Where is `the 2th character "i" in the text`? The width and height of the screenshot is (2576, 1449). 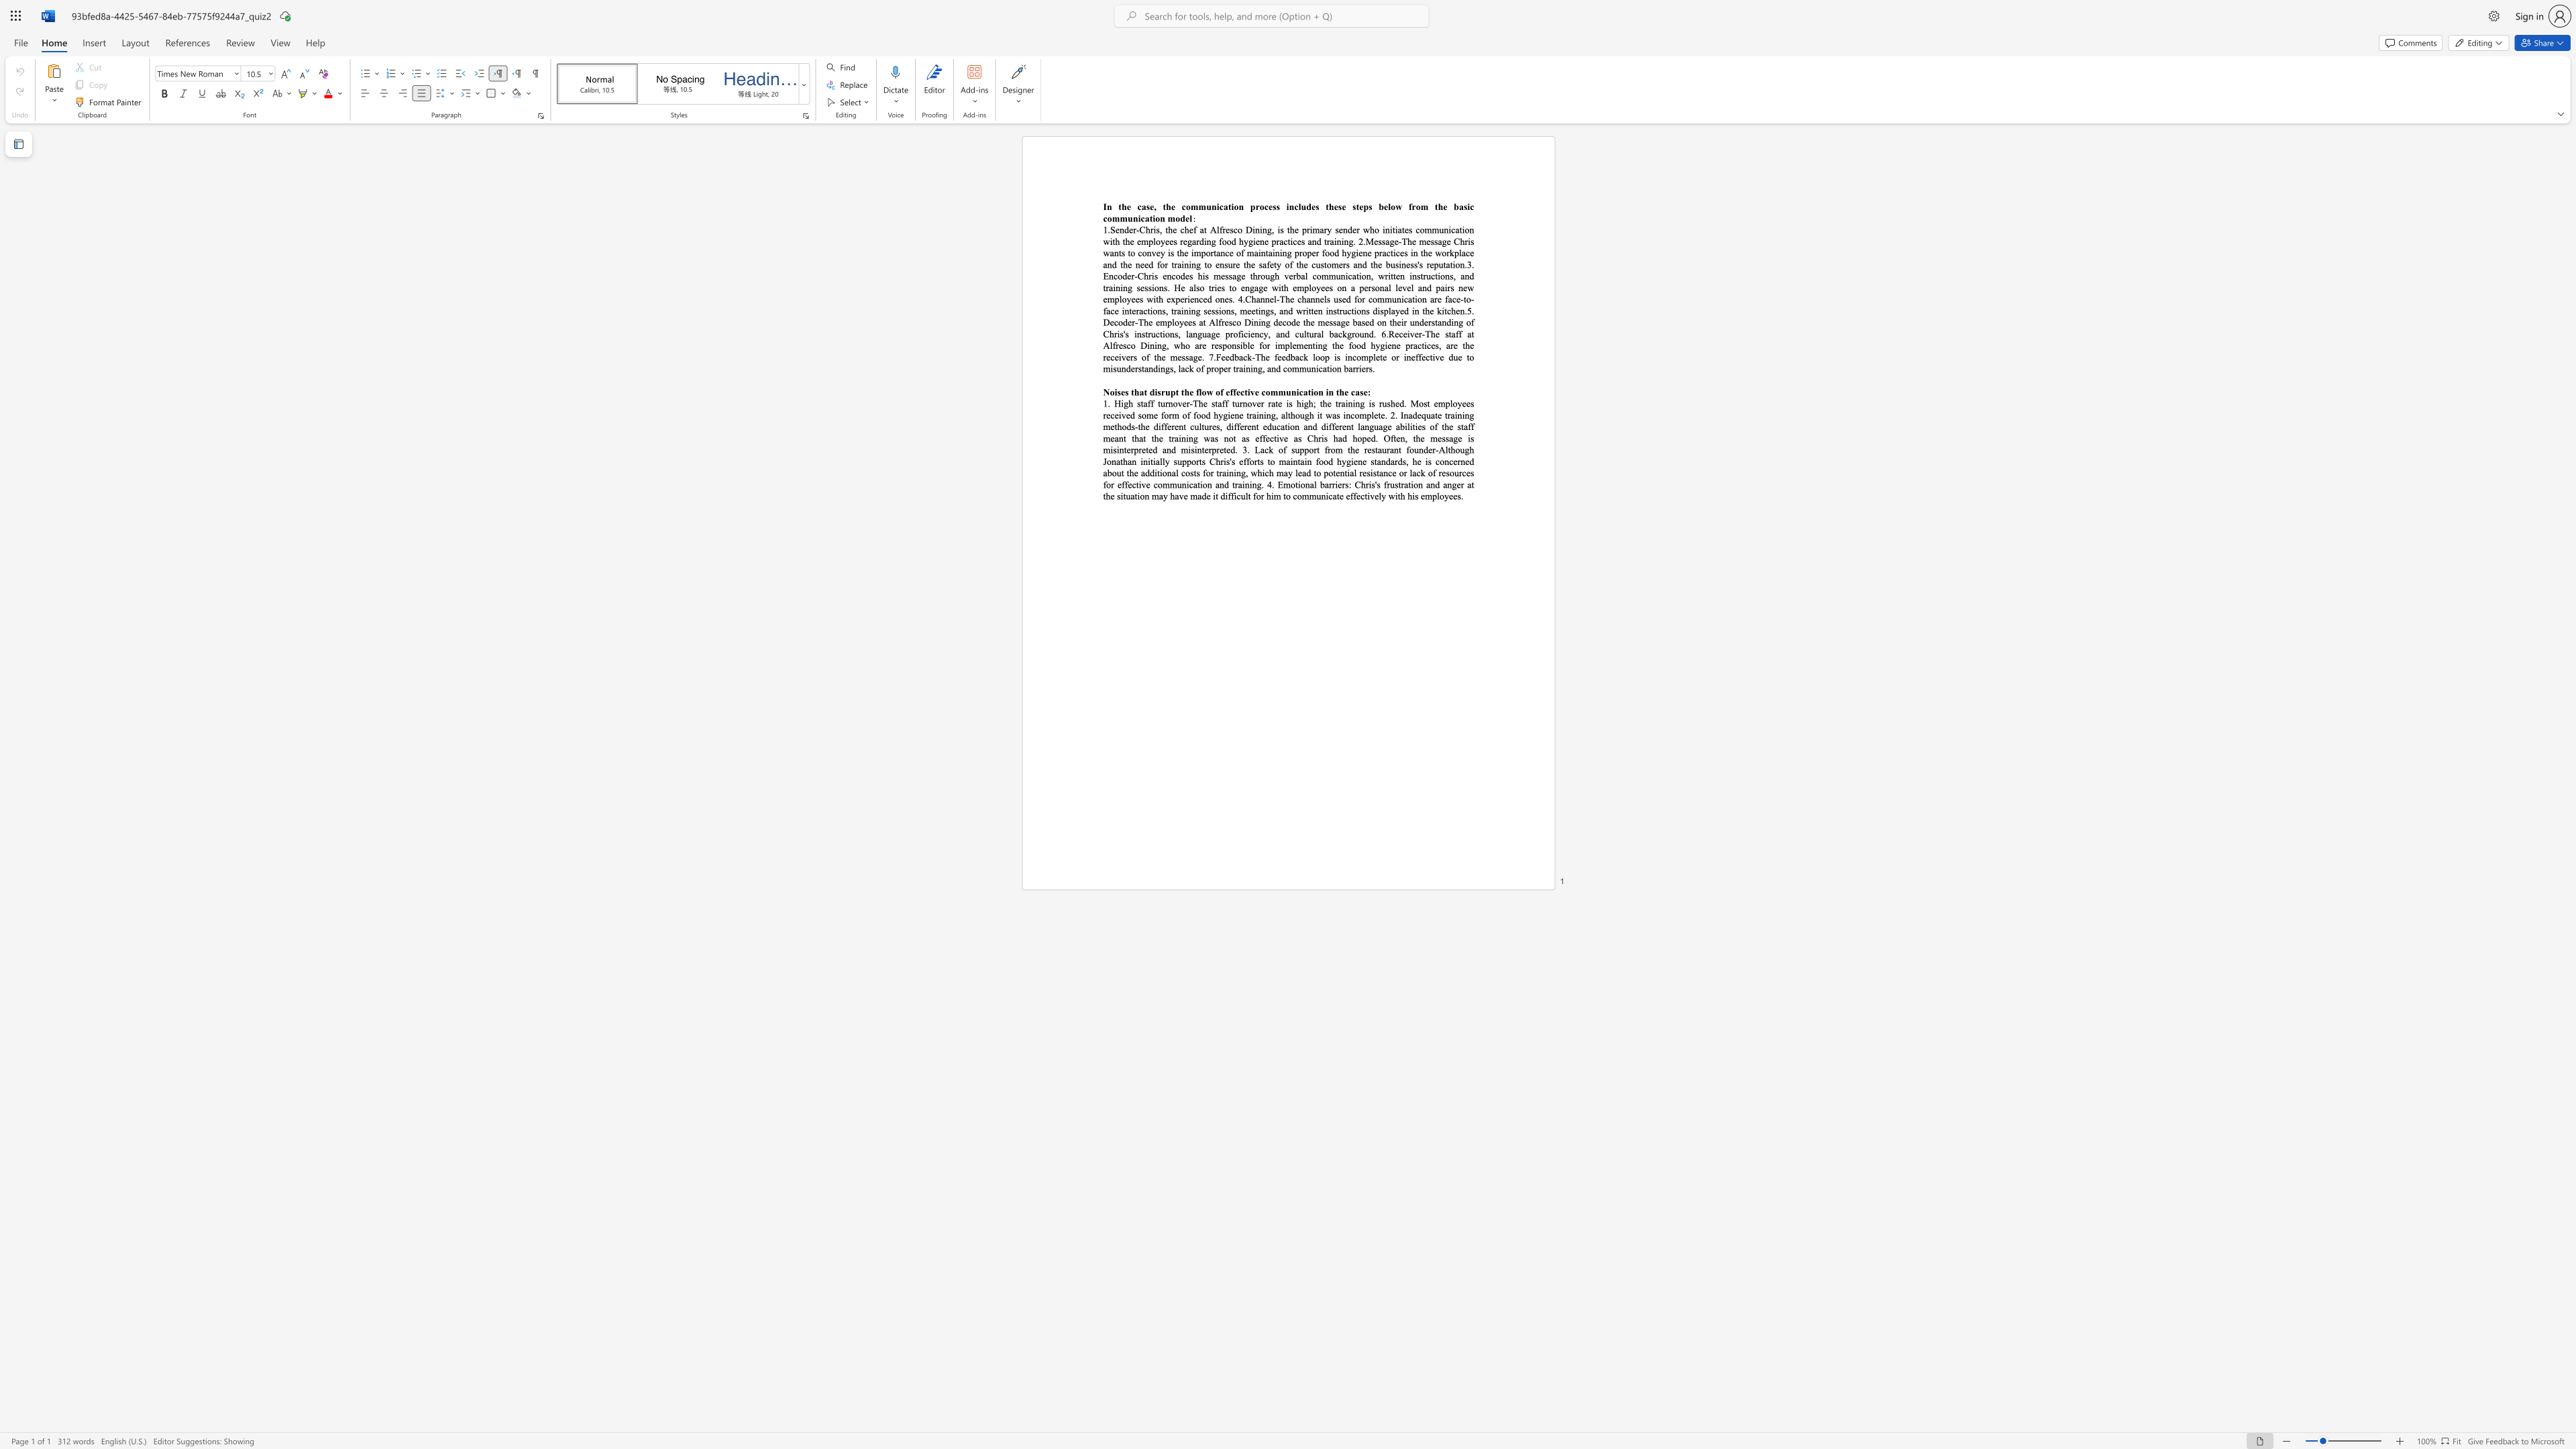
the 2th character "i" in the text is located at coordinates (1248, 333).